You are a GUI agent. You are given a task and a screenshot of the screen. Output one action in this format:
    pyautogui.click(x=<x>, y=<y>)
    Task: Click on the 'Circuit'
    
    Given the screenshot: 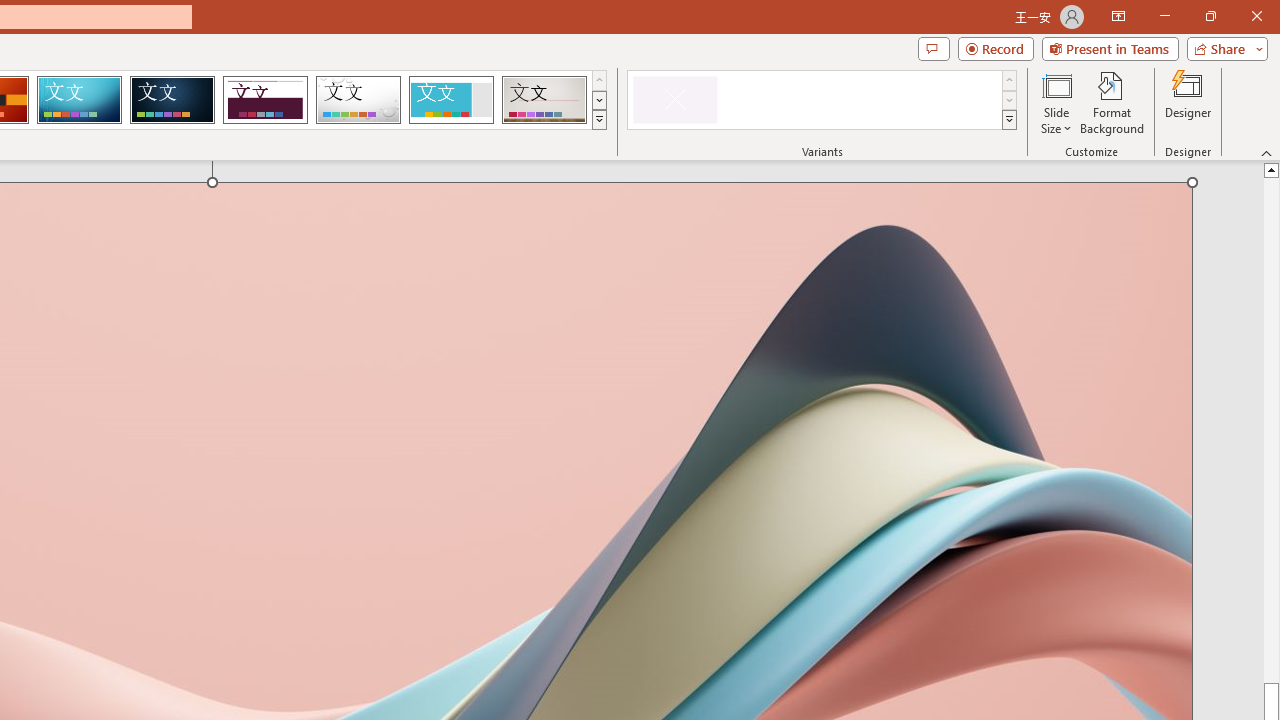 What is the action you would take?
    pyautogui.click(x=79, y=100)
    